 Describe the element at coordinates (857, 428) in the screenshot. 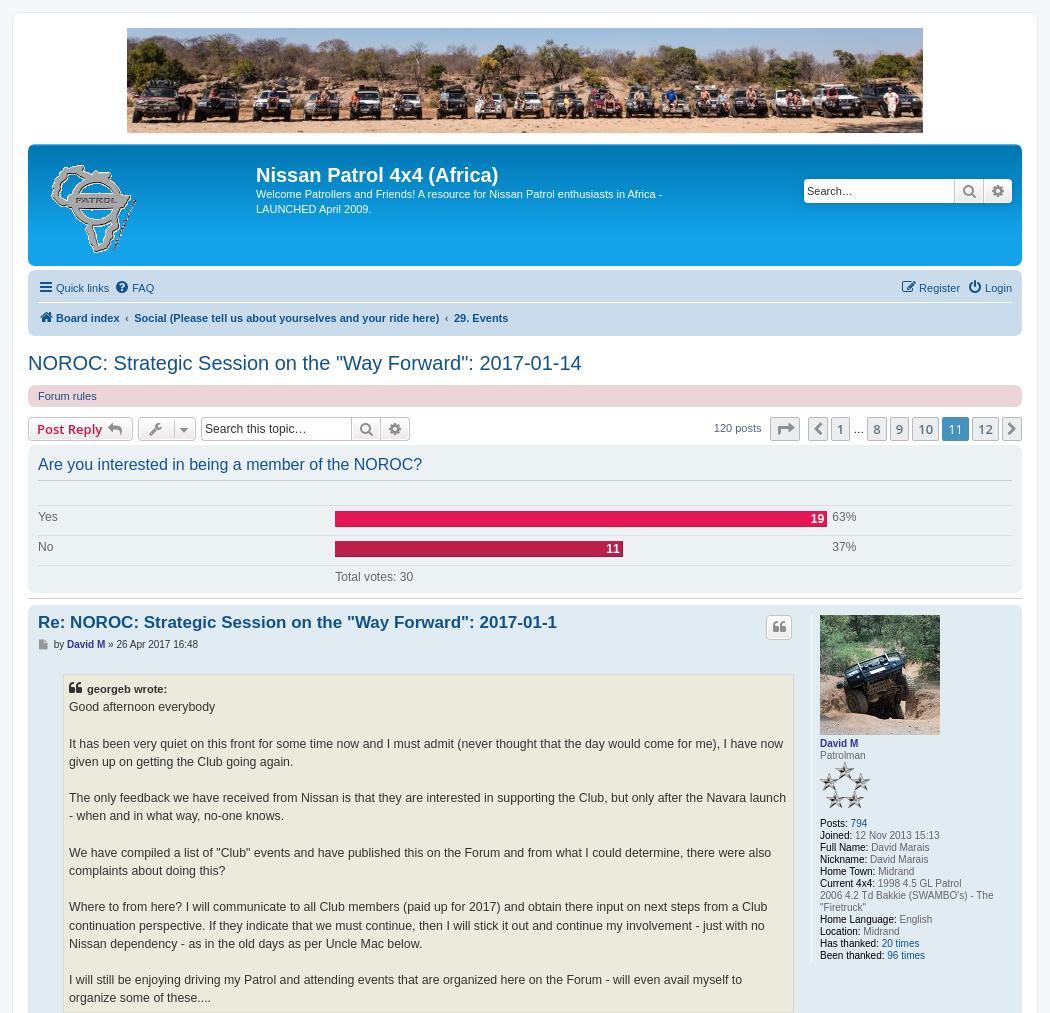

I see `'Previous'` at that location.